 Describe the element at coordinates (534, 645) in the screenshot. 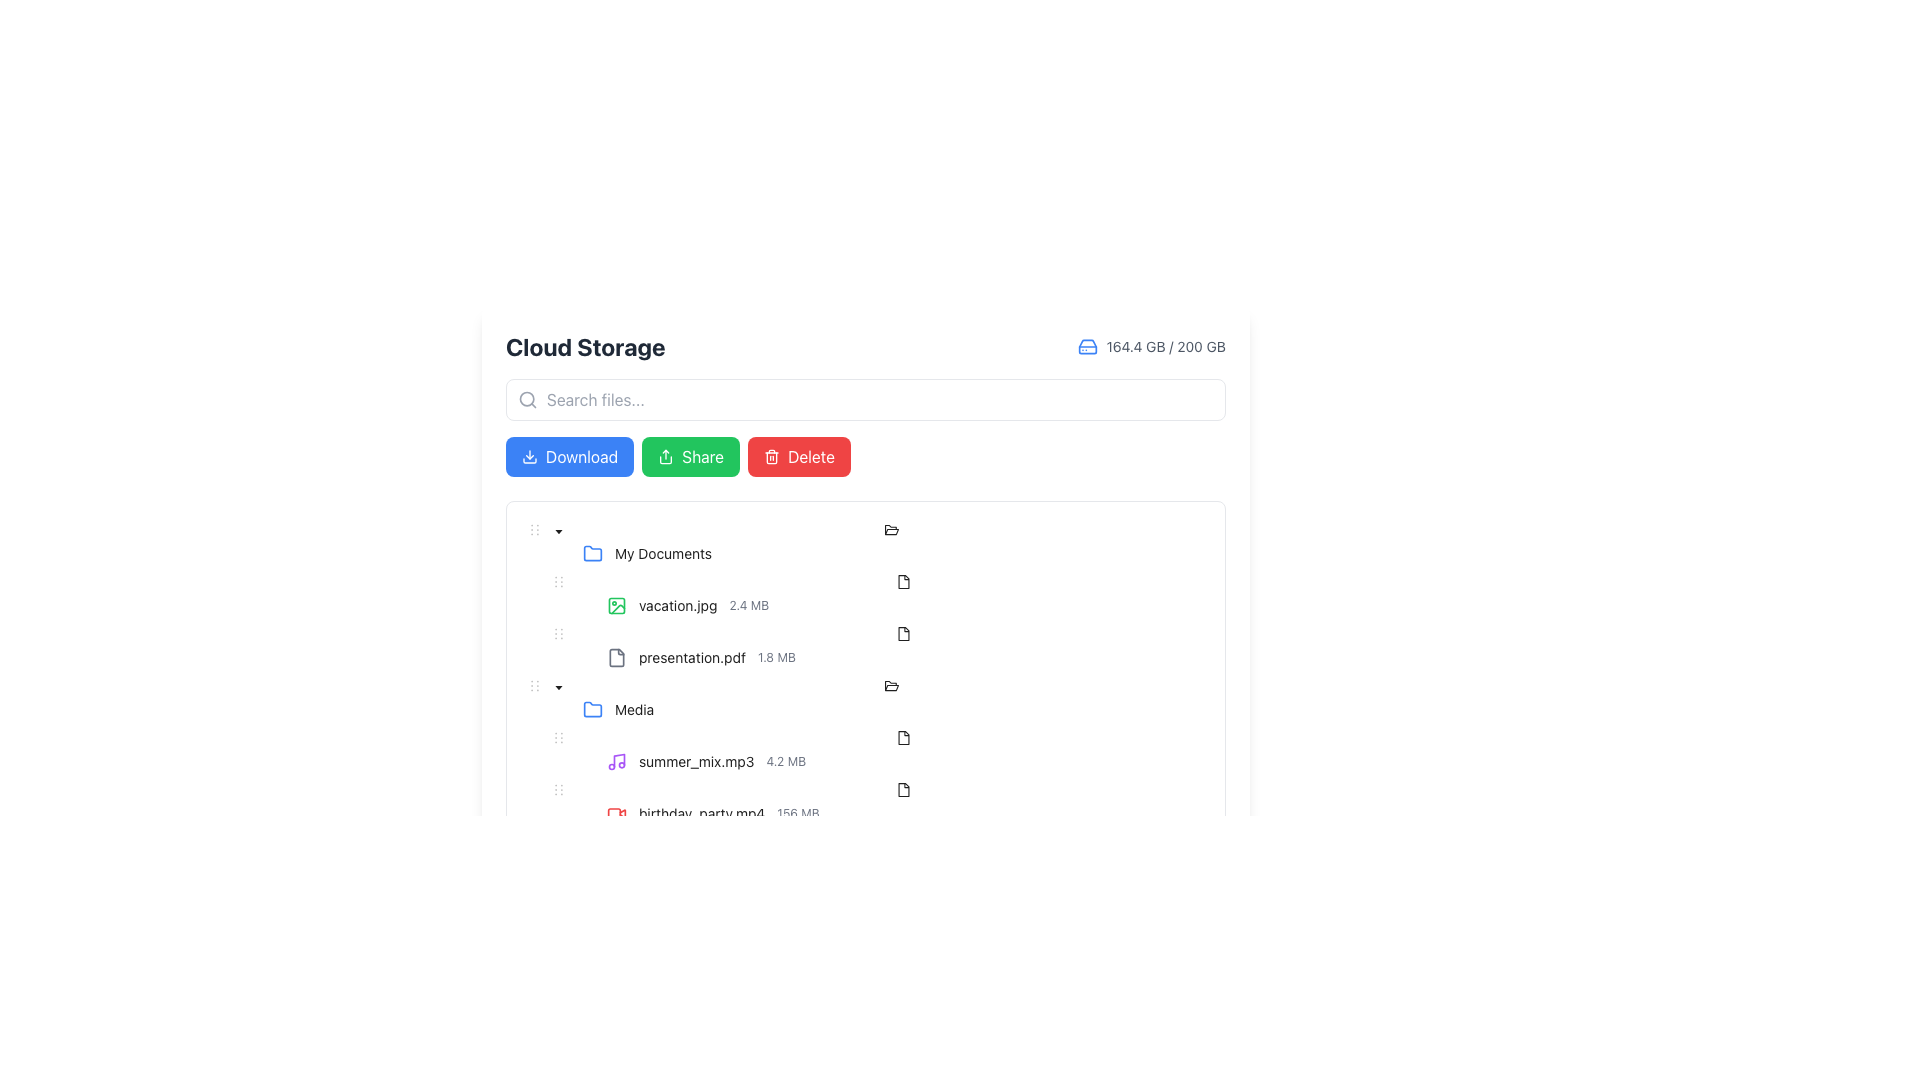

I see `the Indentation placeholder in the tree view, which indicates the hierarchy level of the item, located to the left of 'presentation.pdf 1.8 MB'` at that location.